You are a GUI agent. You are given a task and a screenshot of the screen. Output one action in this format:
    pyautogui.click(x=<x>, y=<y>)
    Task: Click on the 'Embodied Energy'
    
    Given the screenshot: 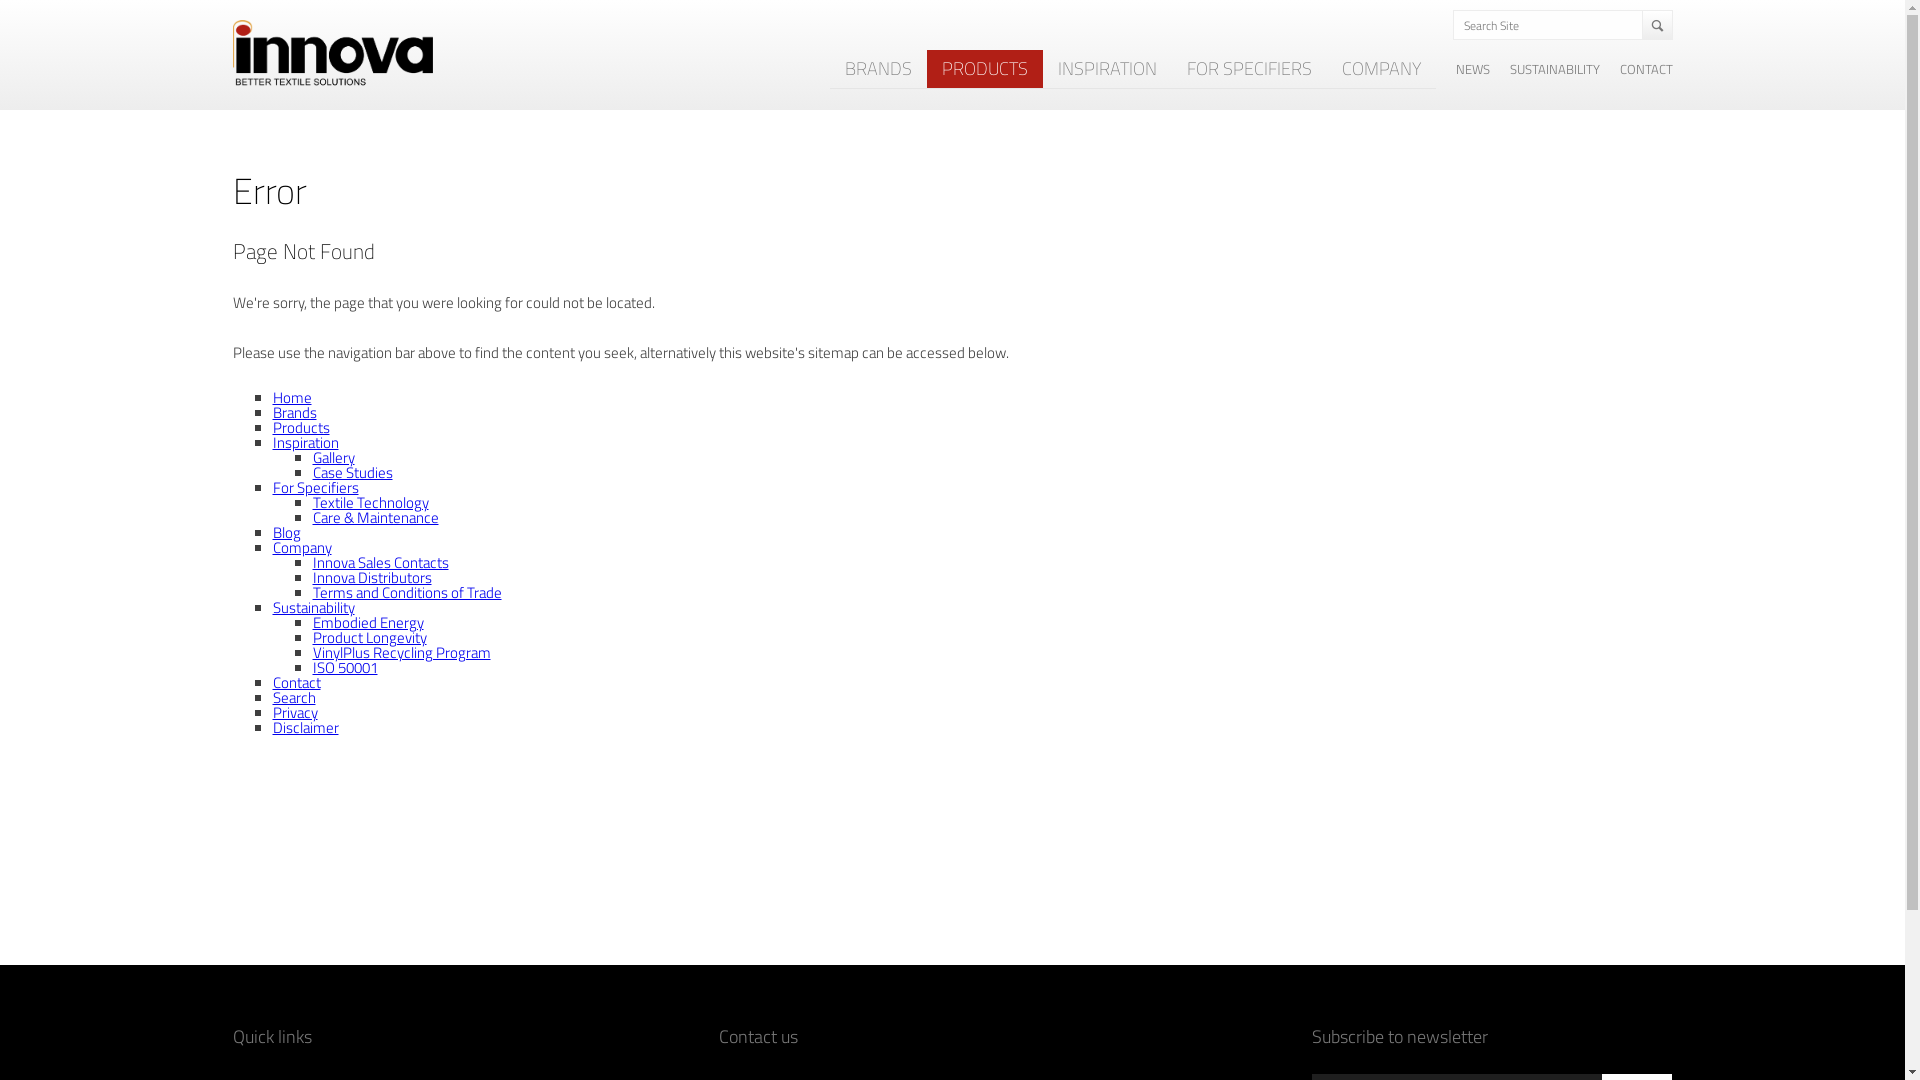 What is the action you would take?
    pyautogui.click(x=311, y=621)
    